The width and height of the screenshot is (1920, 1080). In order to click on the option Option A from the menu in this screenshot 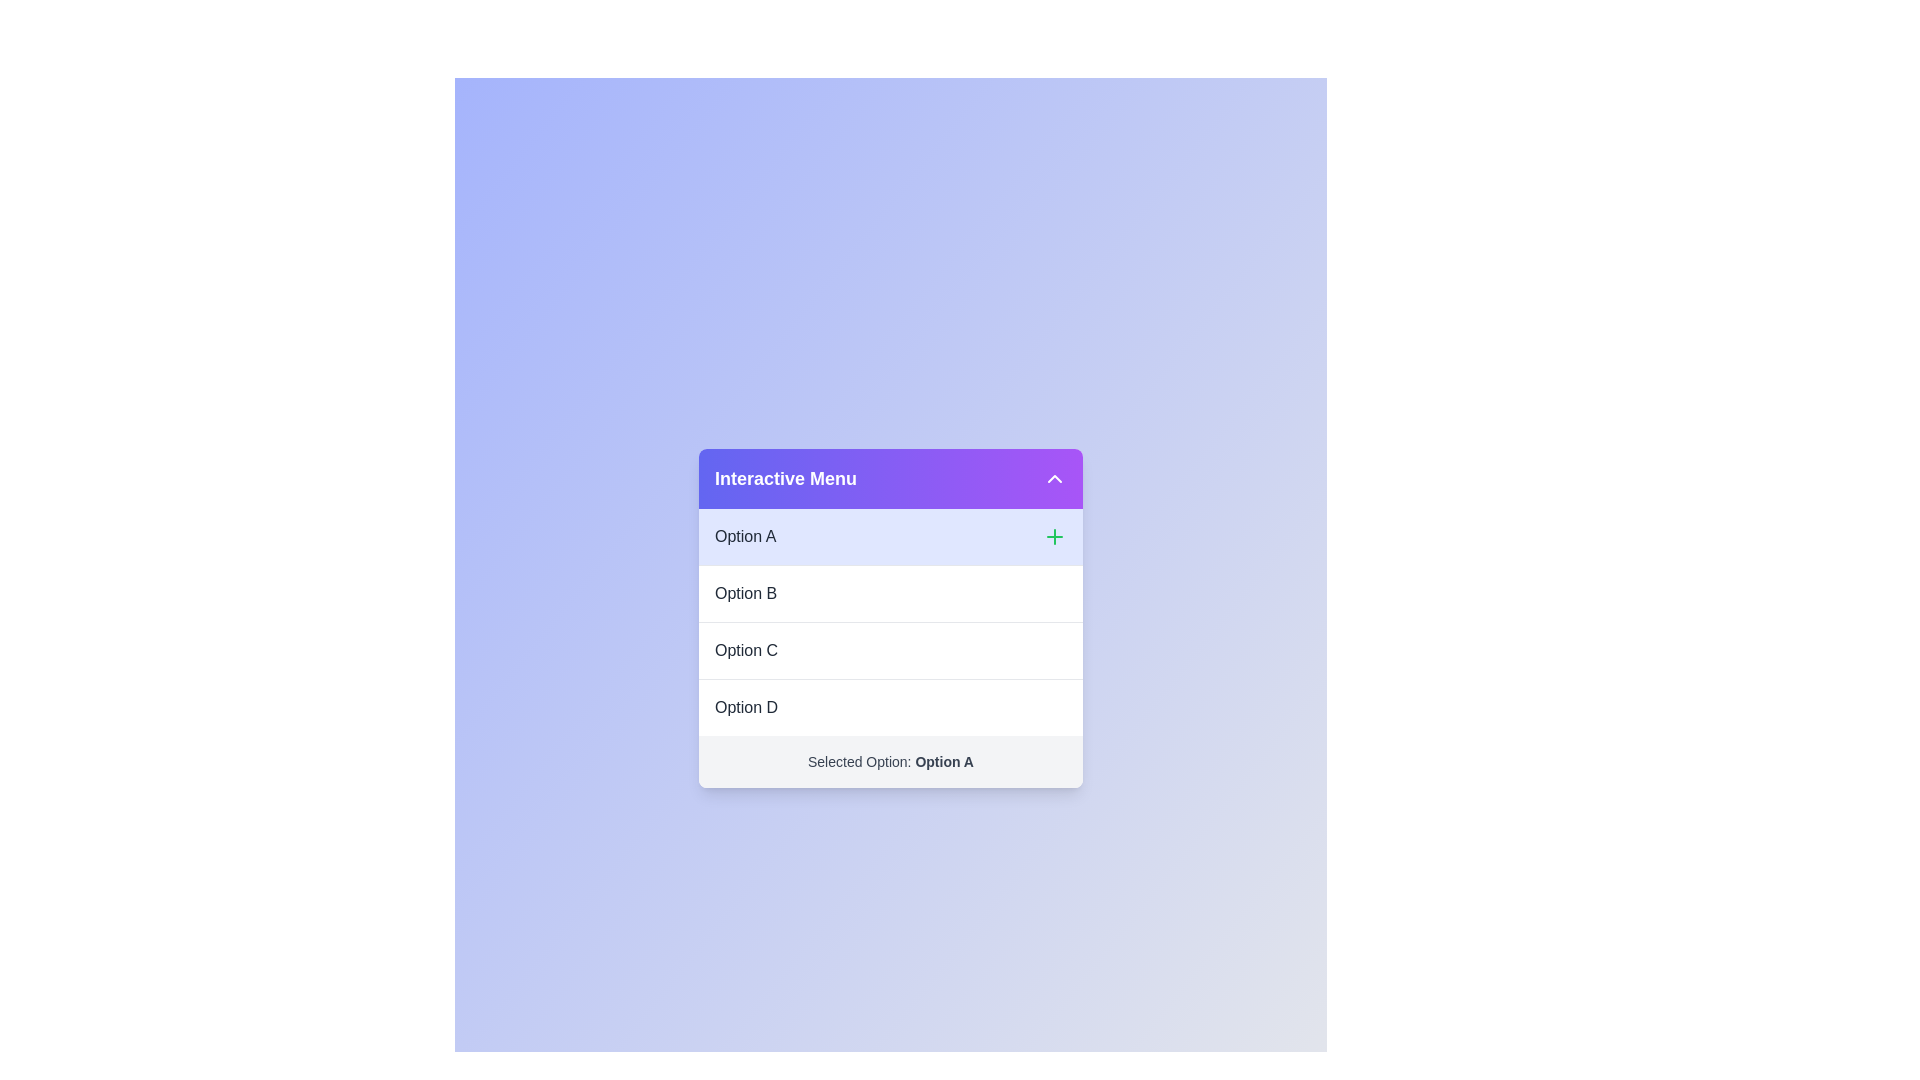, I will do `click(890, 535)`.